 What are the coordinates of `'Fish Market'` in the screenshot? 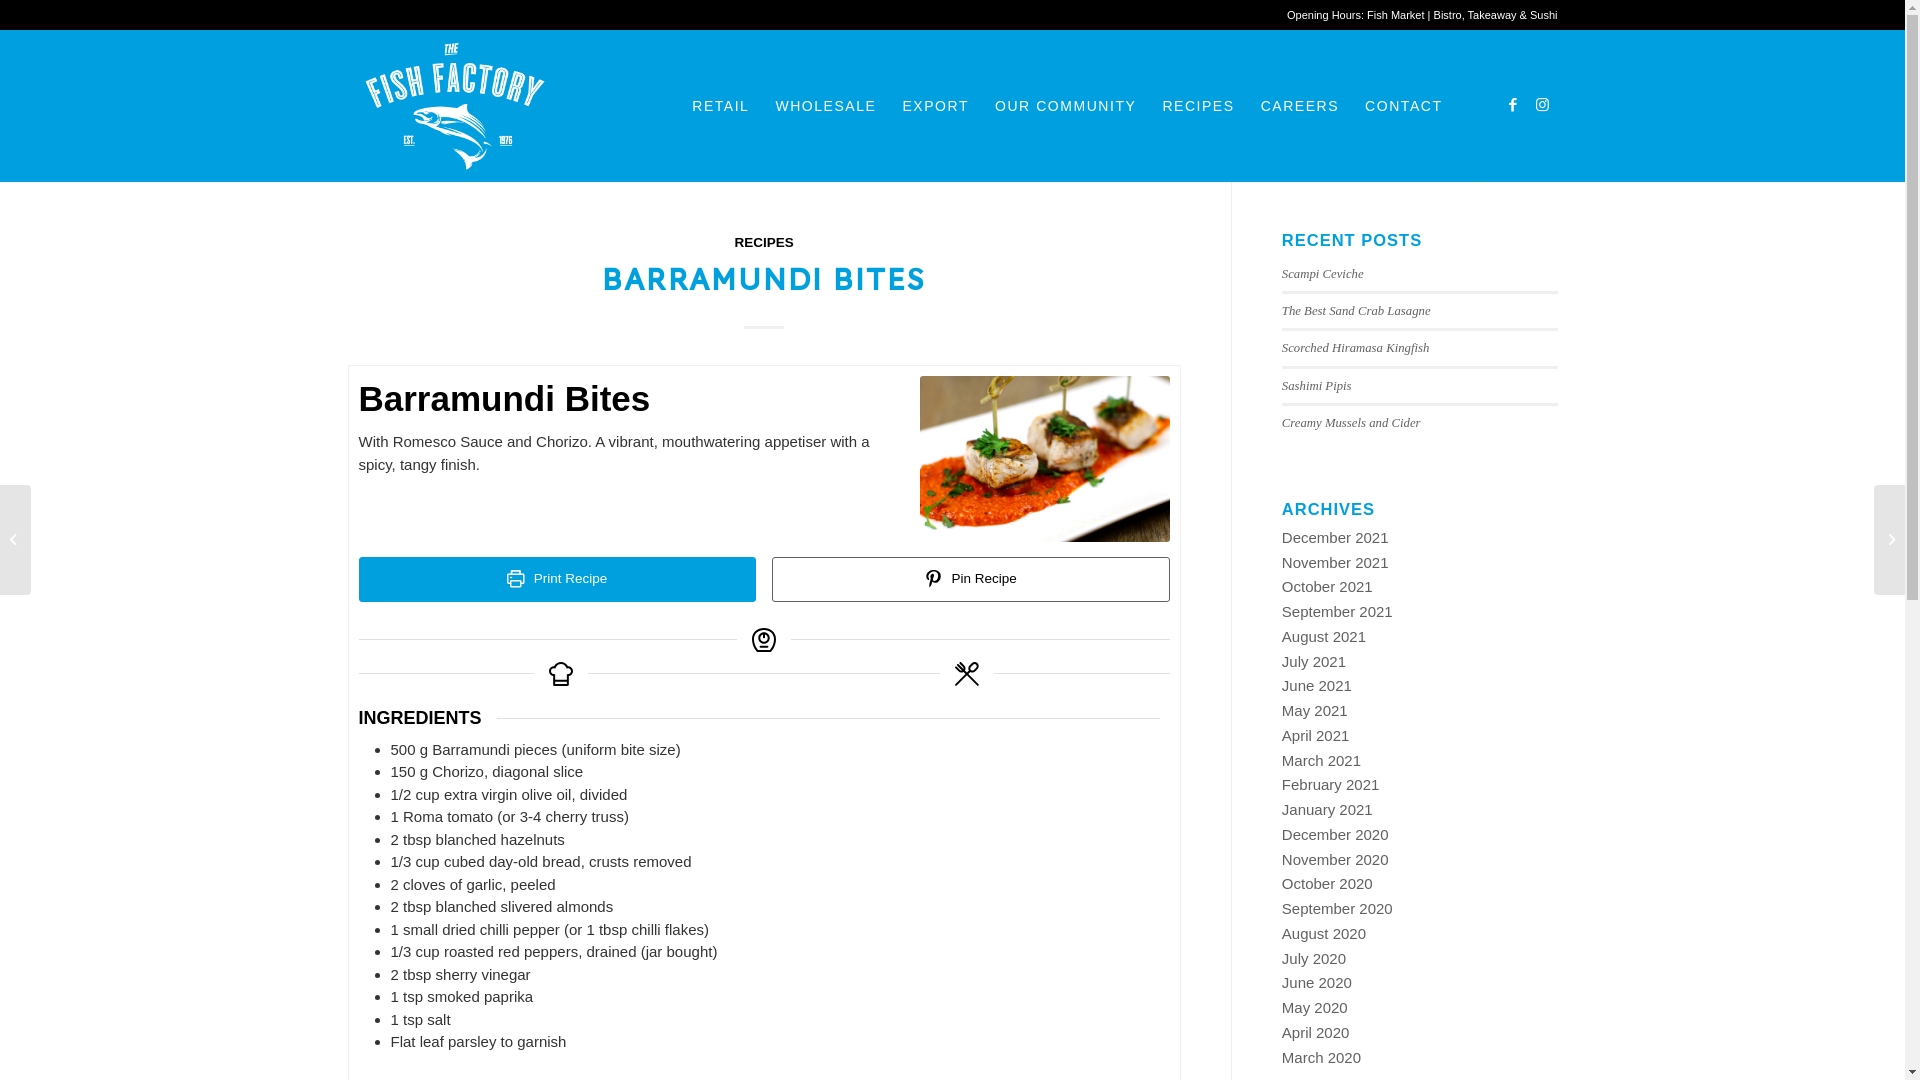 It's located at (1394, 15).